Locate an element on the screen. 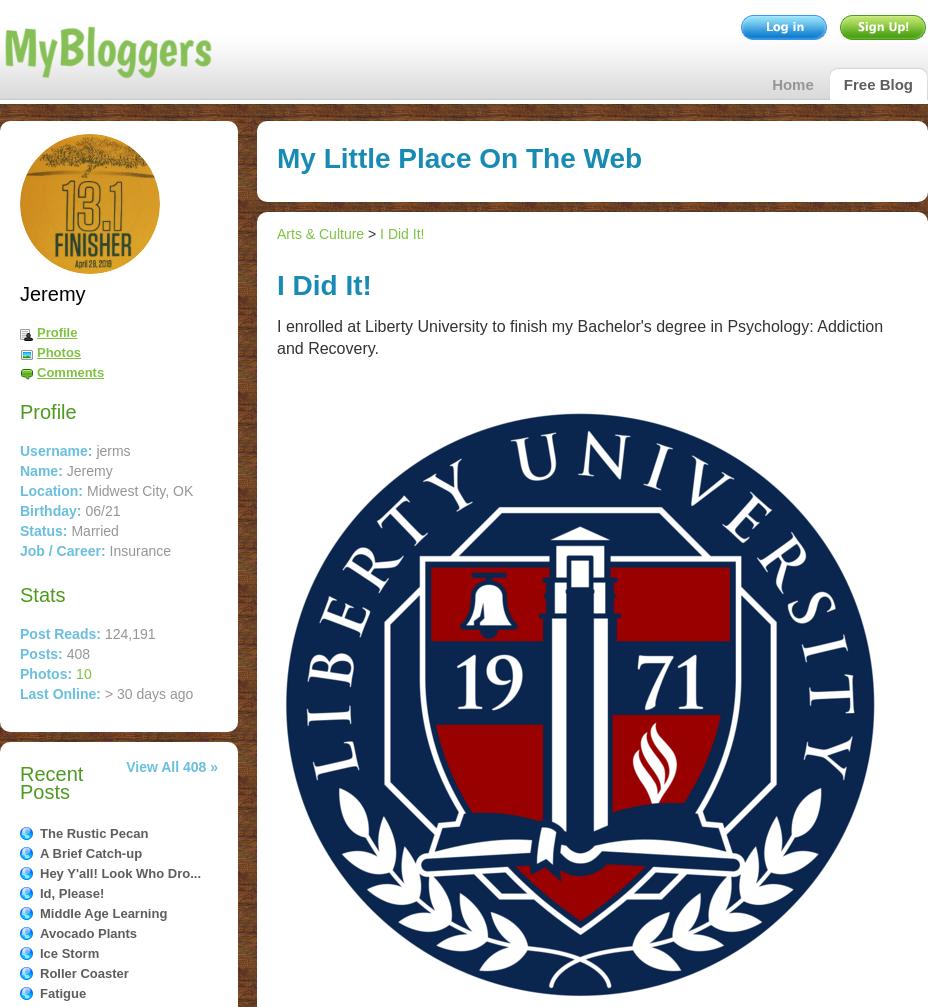 The height and width of the screenshot is (1007, 928). 'Stats' is located at coordinates (19, 594).